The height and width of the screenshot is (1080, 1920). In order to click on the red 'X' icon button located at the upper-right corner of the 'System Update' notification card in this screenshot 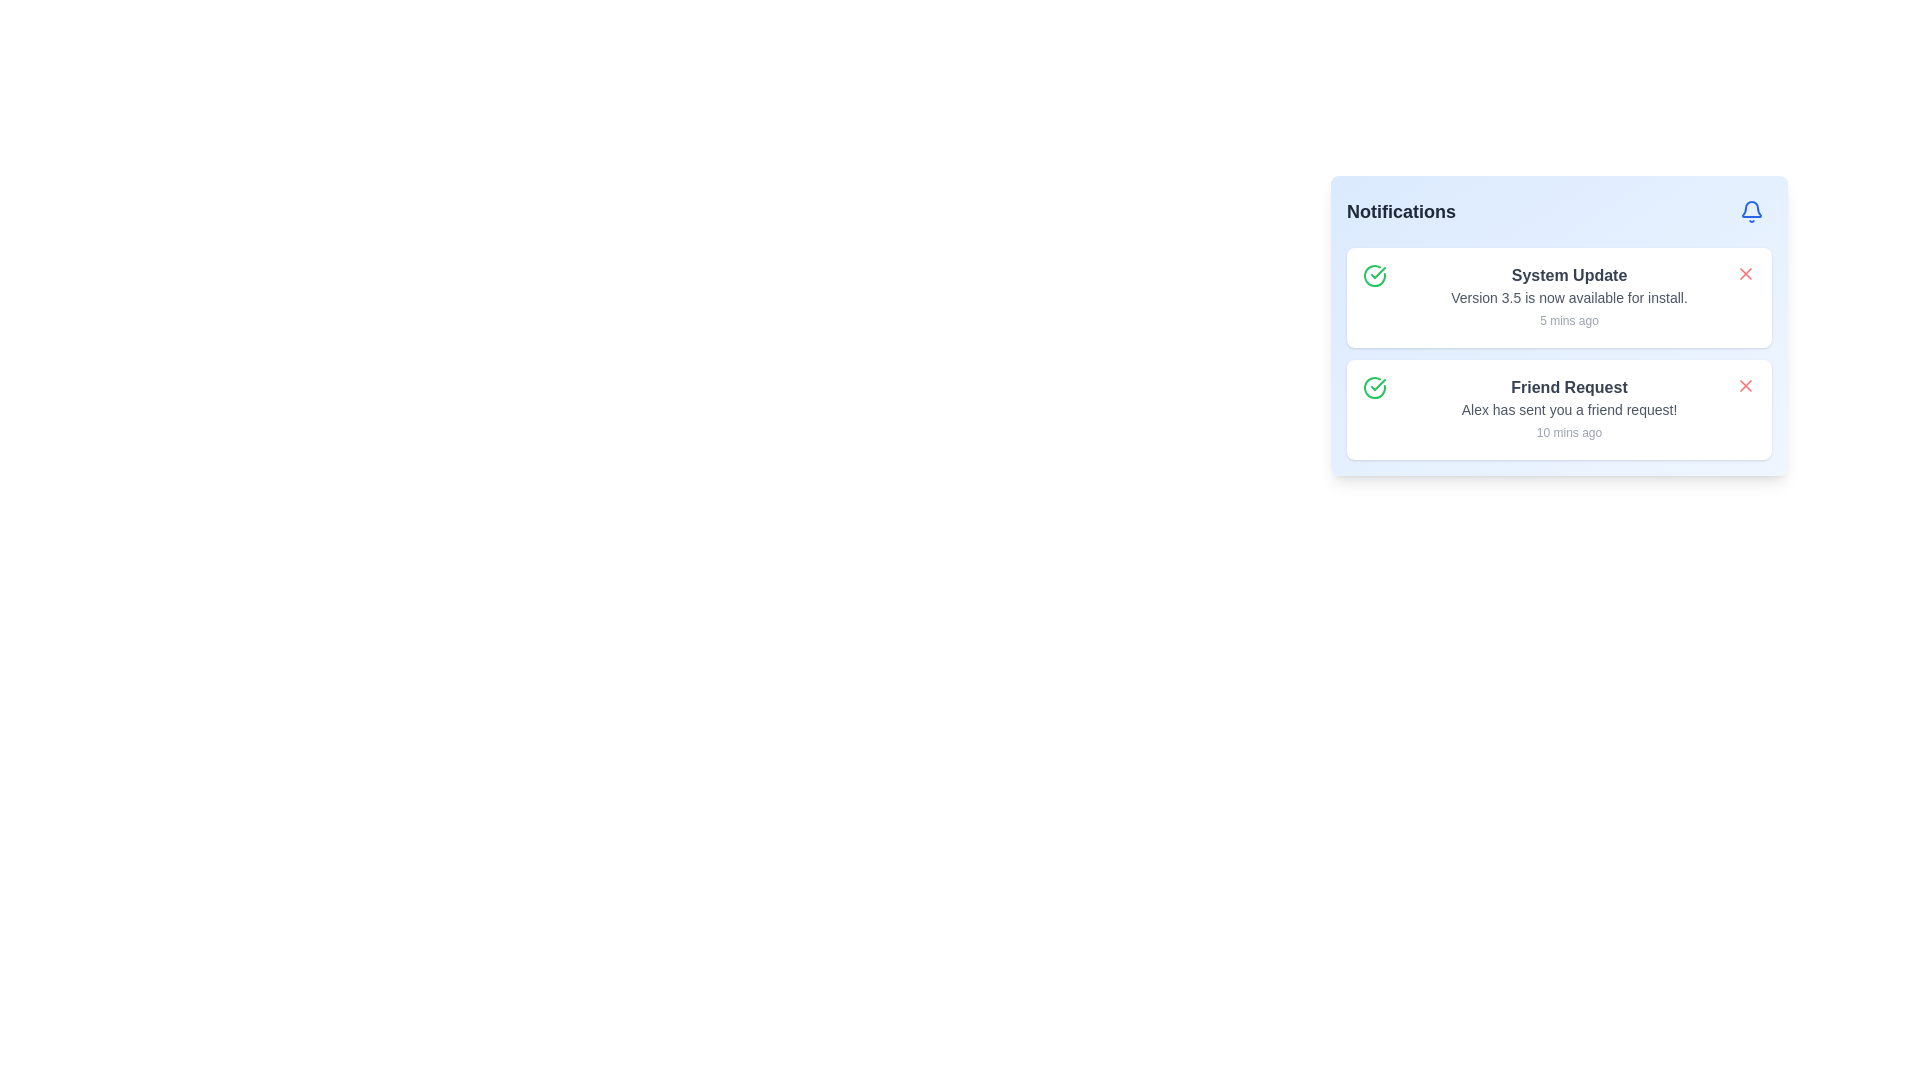, I will do `click(1745, 273)`.